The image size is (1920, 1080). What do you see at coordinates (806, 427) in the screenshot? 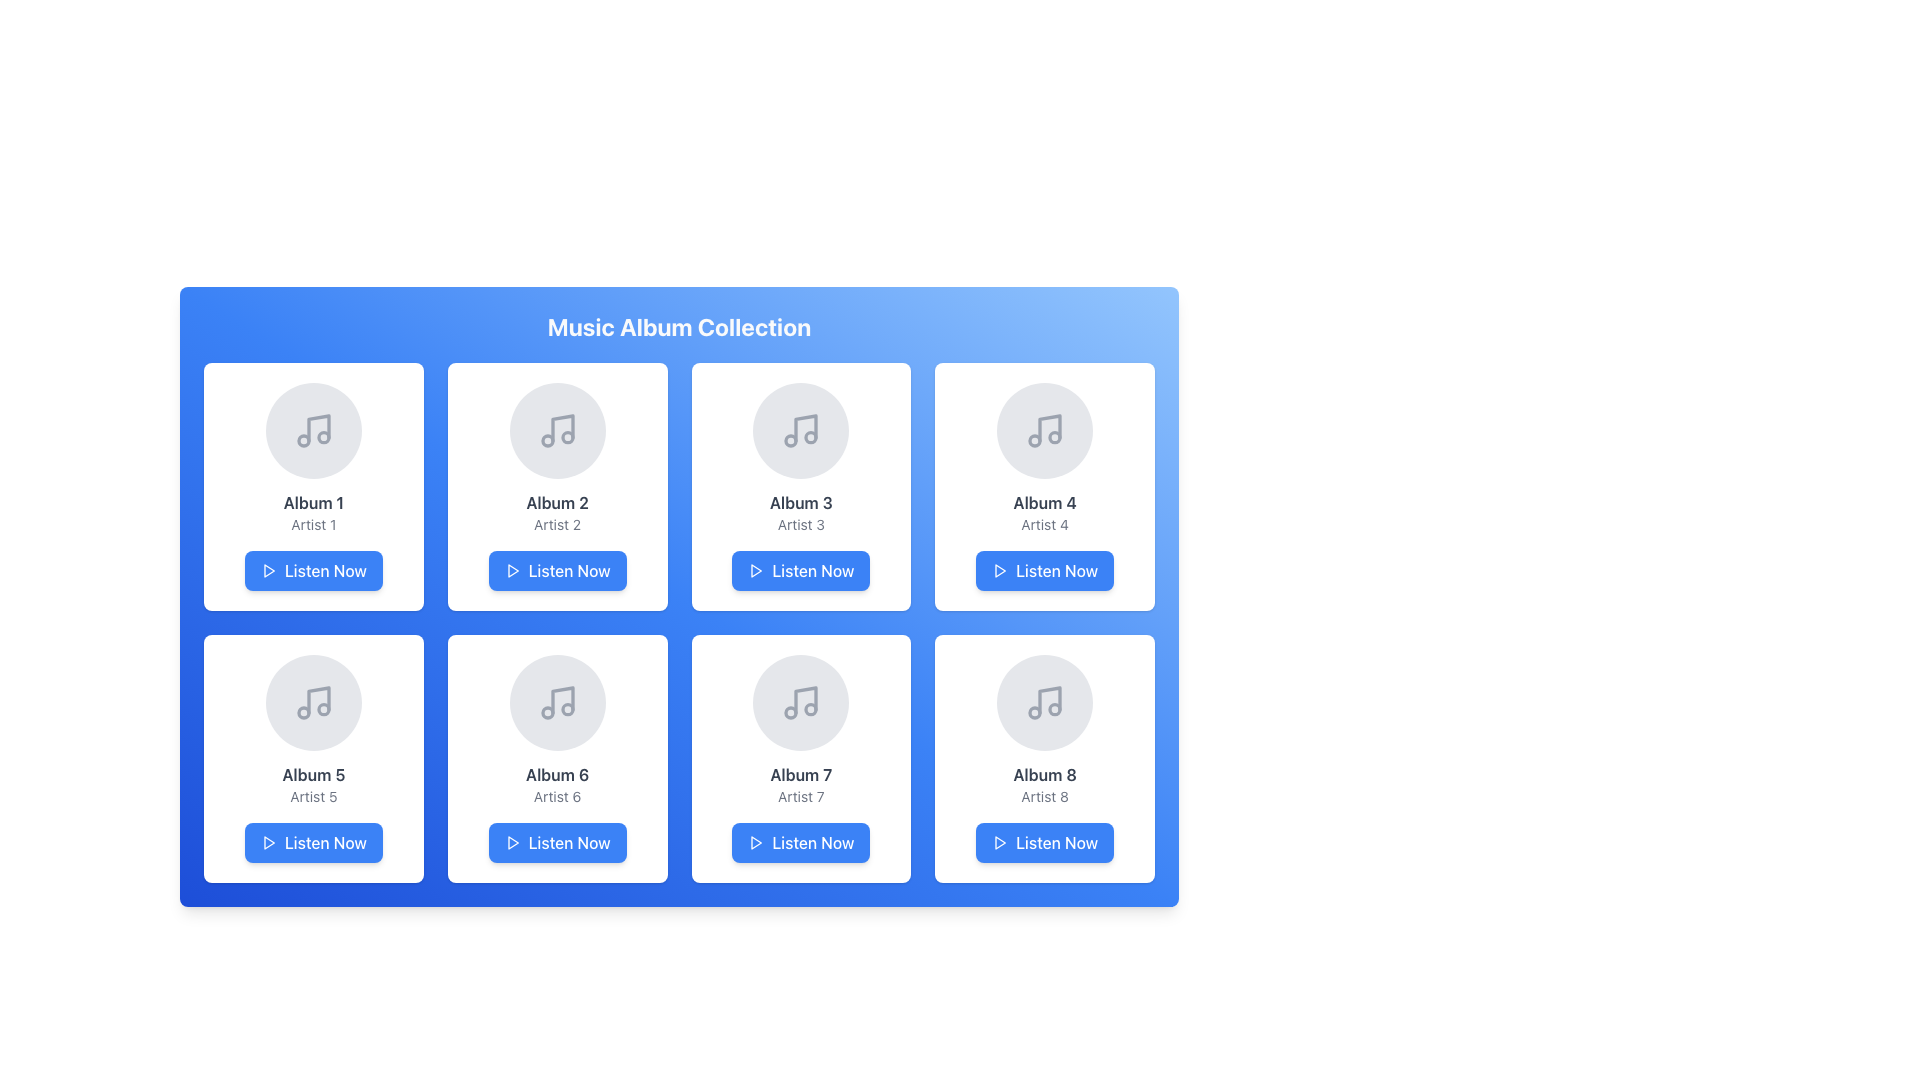
I see `the SVG graphic representing the musical note symbol located in the third cell of the top row, above 'Album 3'` at bounding box center [806, 427].